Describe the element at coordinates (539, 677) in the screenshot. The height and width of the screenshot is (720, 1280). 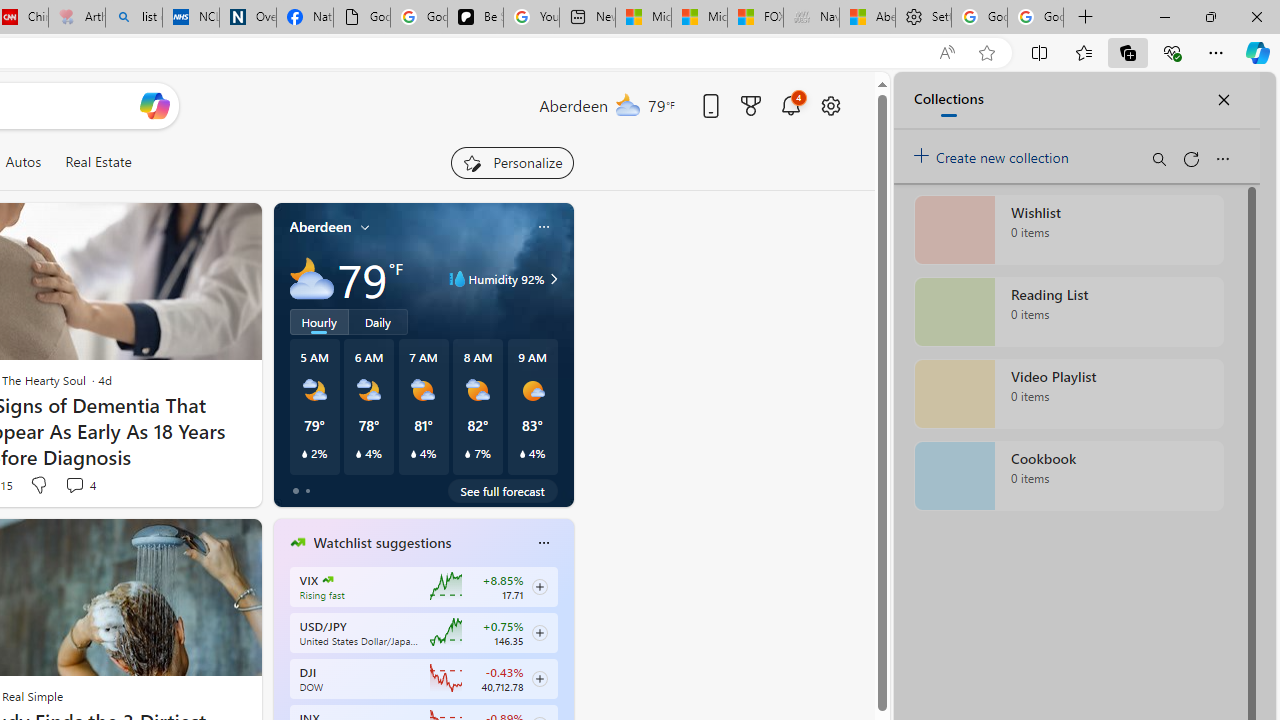
I see `'Class: follow-button  m'` at that location.